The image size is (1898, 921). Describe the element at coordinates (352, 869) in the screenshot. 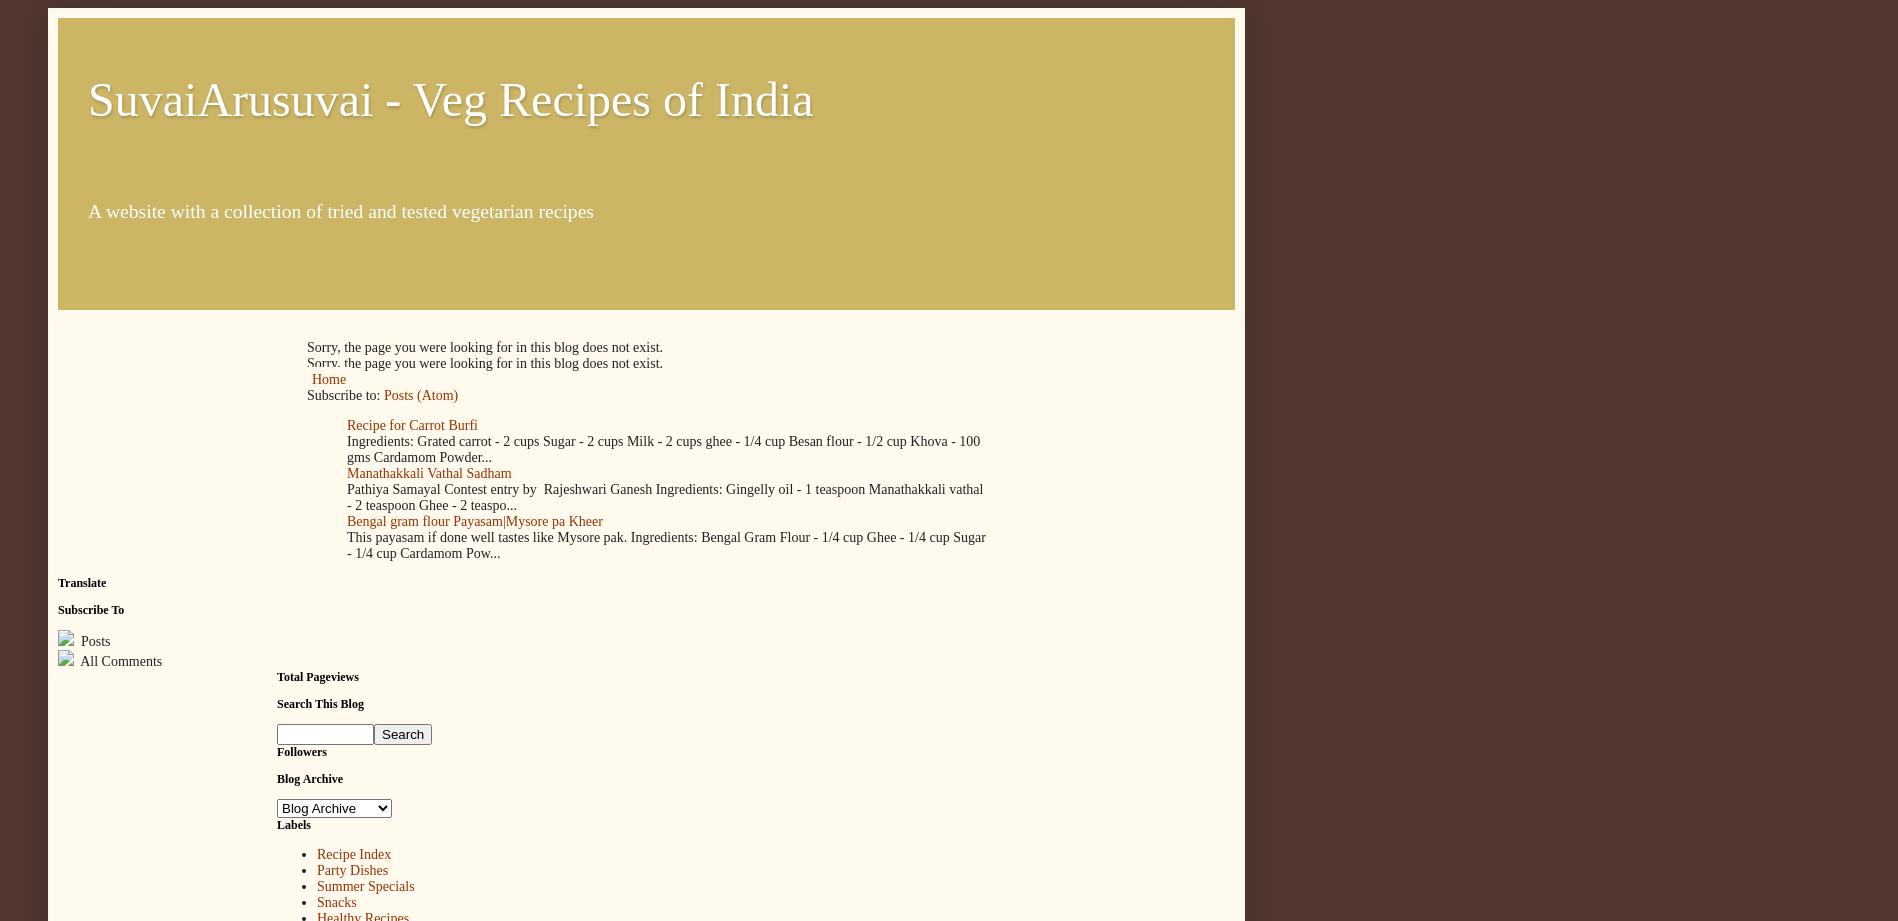

I see `'Party Dishes'` at that location.